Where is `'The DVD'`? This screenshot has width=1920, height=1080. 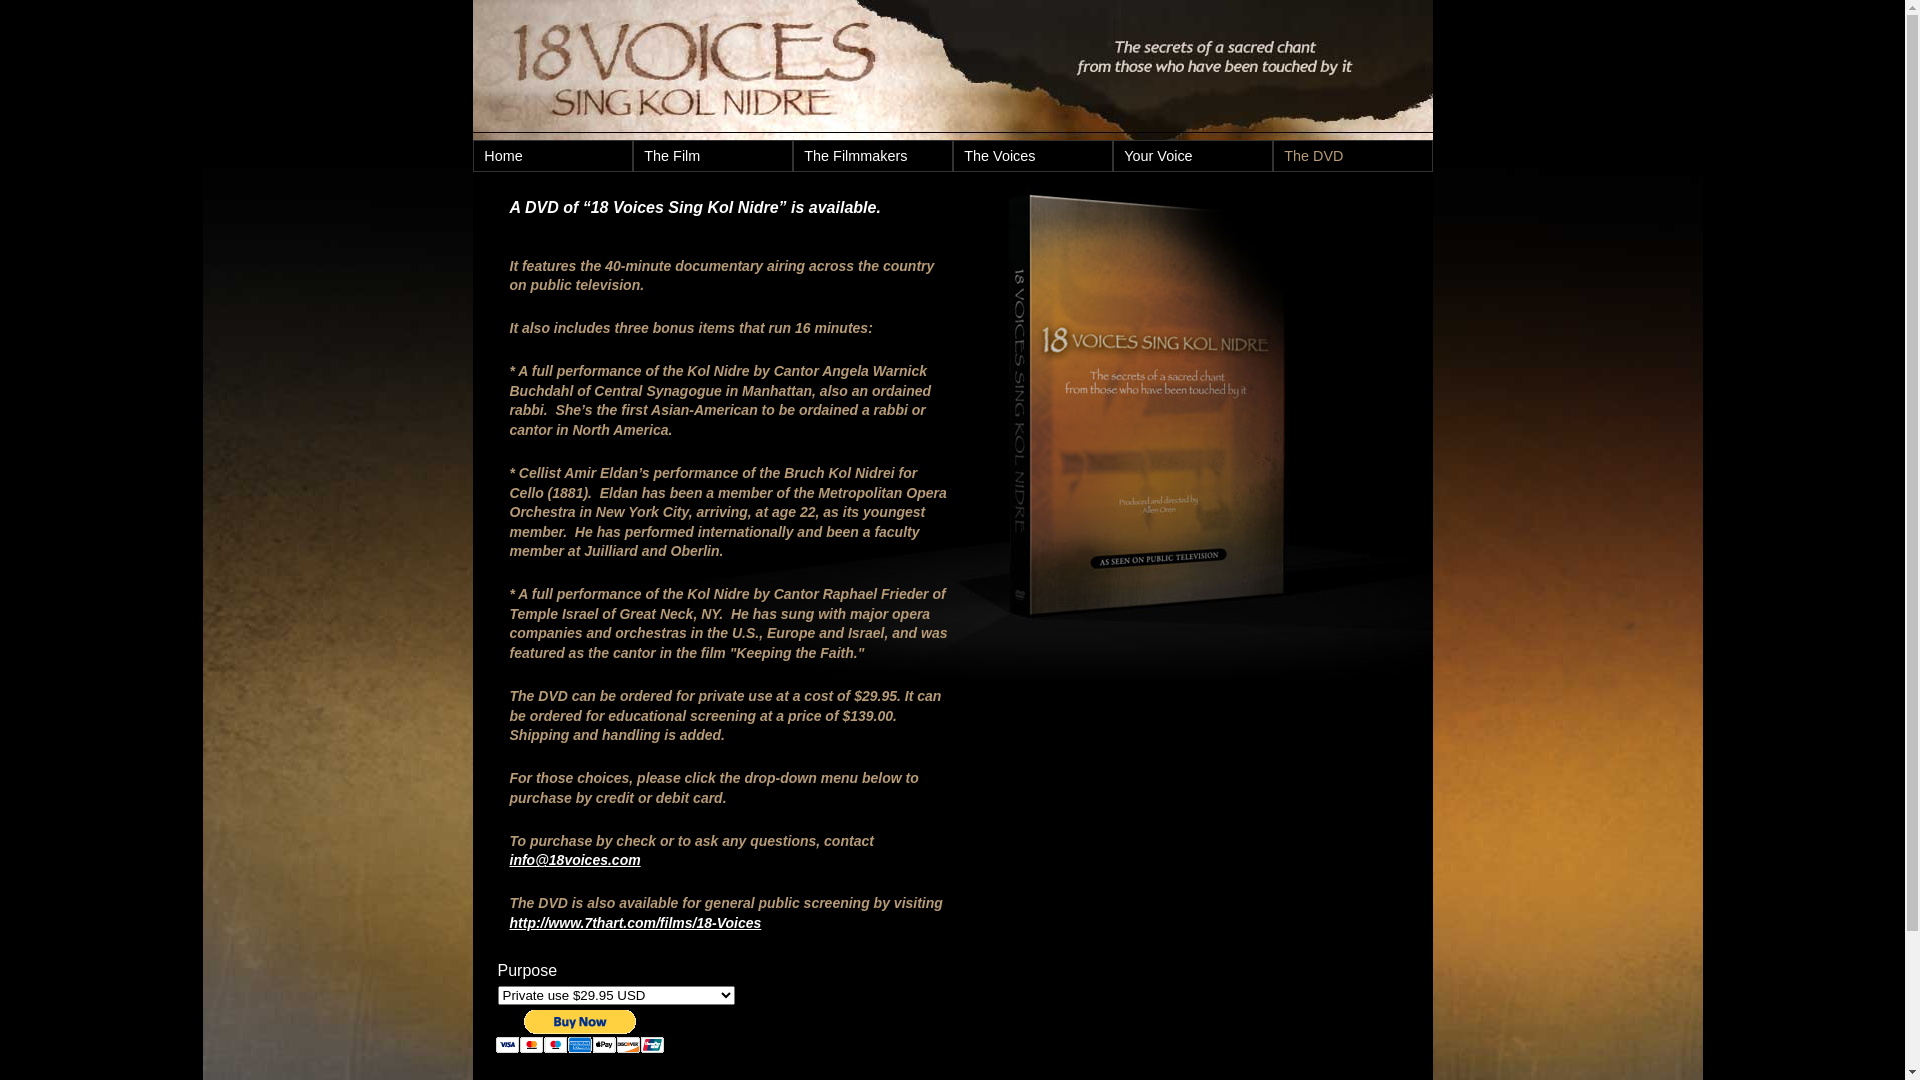 'The DVD' is located at coordinates (1353, 154).